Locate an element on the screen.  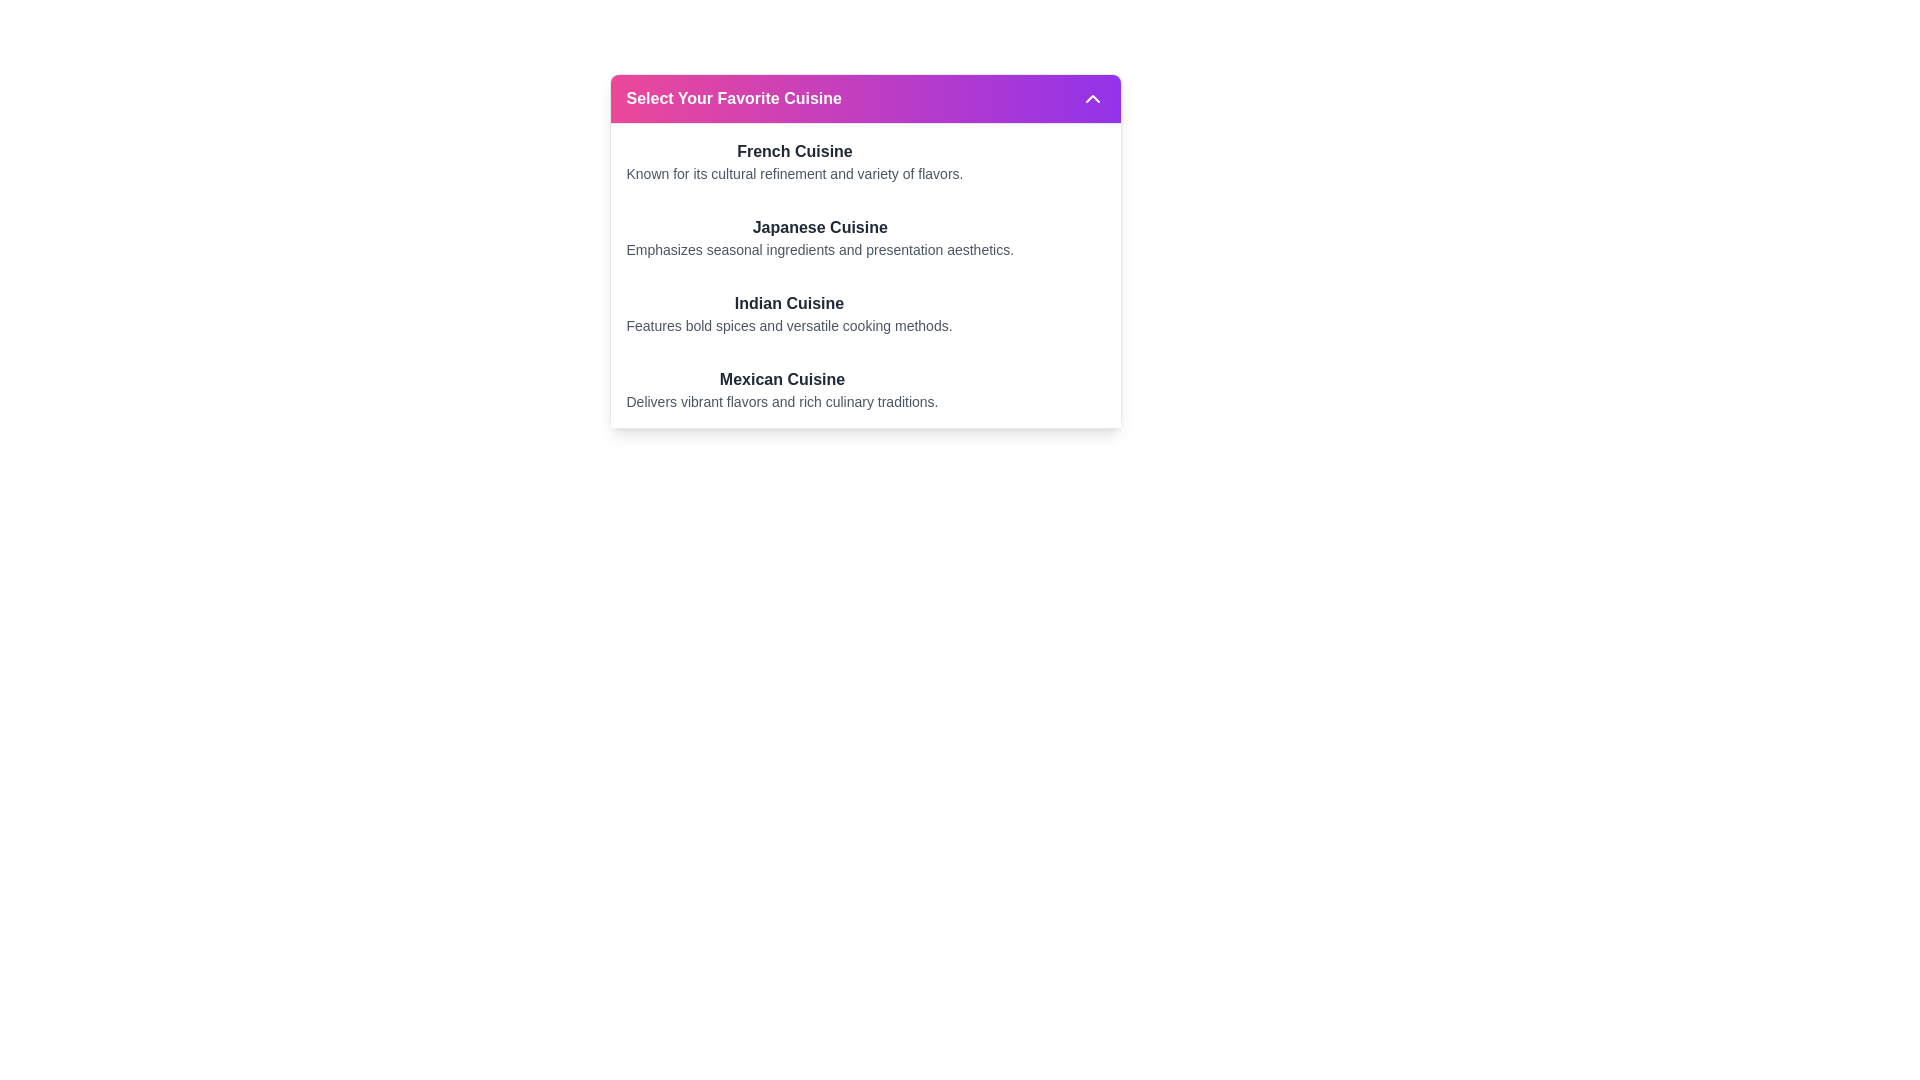
the list item titled 'French Cuisine', which is the first item in the dropdown-like structure below the header 'Select Your Favorite Cuisine' is located at coordinates (865, 161).